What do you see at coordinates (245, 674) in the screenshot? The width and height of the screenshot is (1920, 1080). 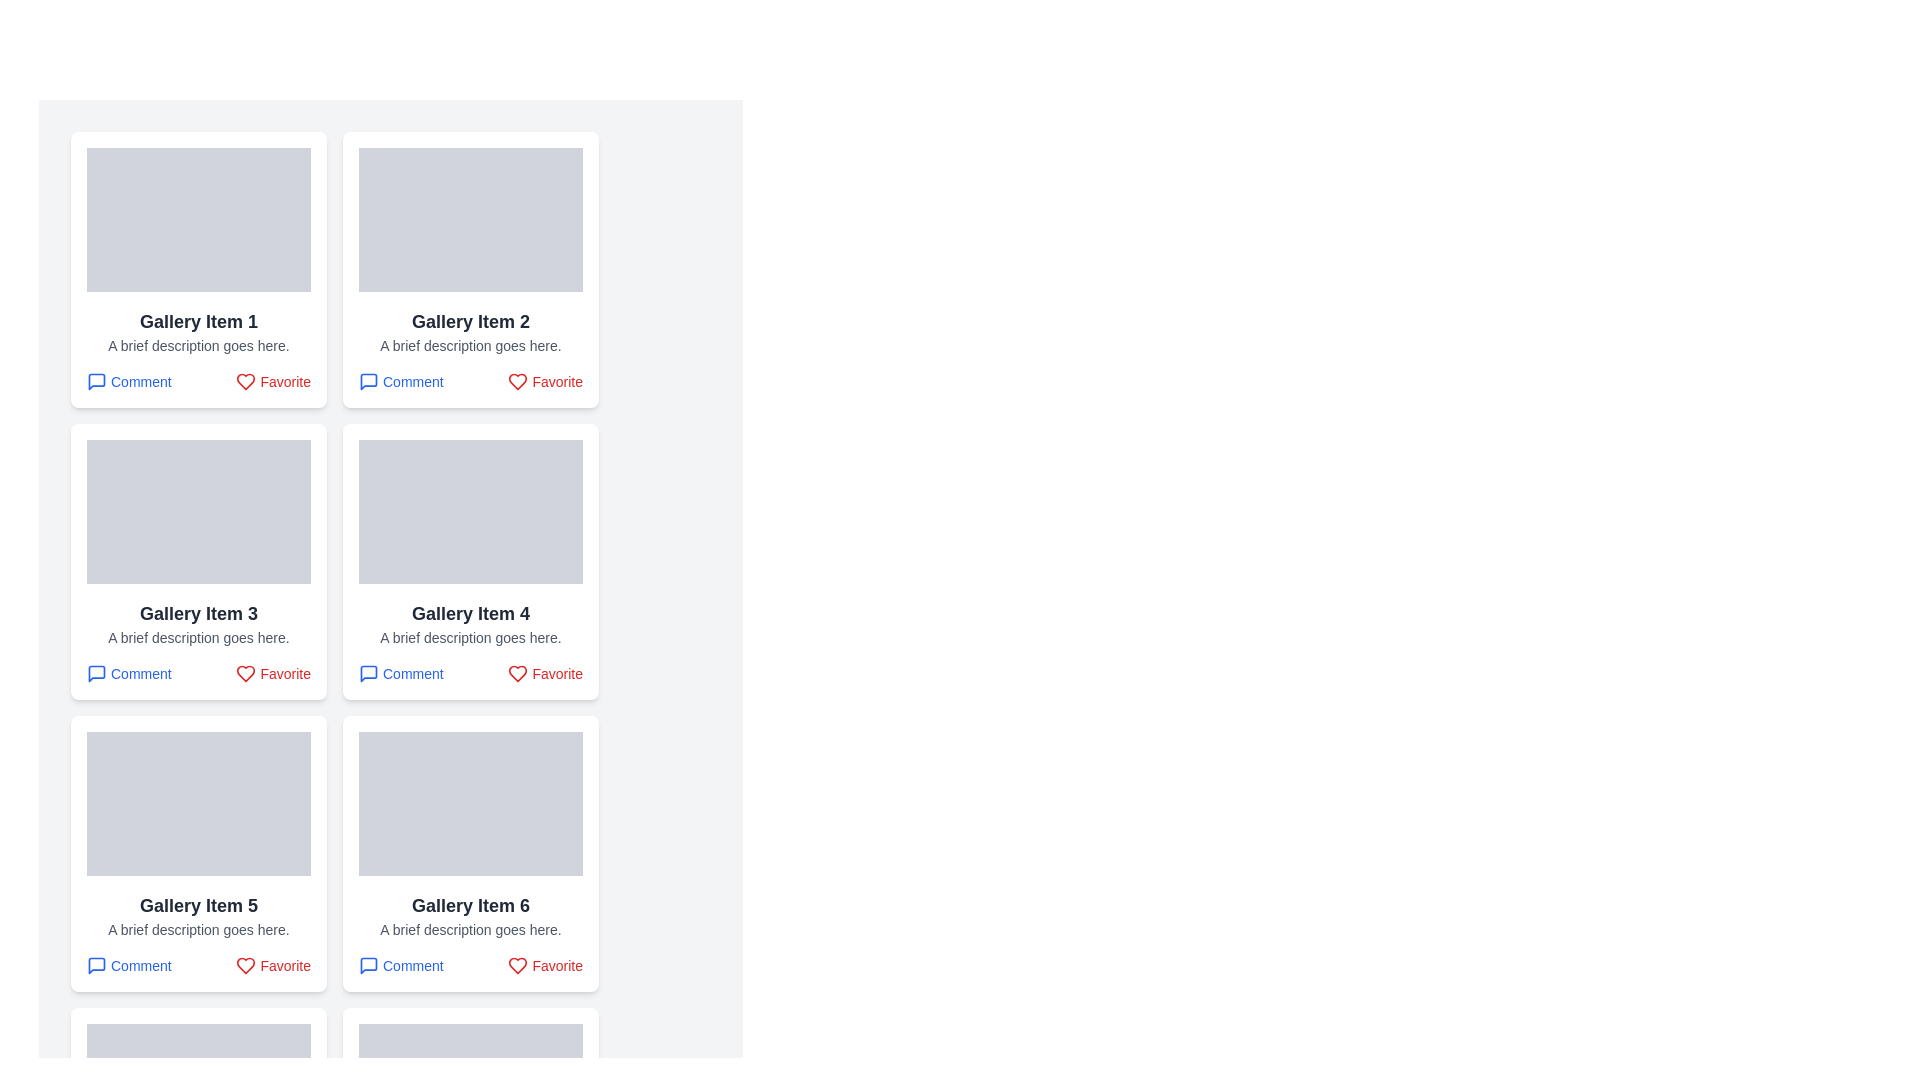 I see `the heart icon located beside the 'Favorite' text in the third card of the Gallery Item 3 to observe any hover effects` at bounding box center [245, 674].